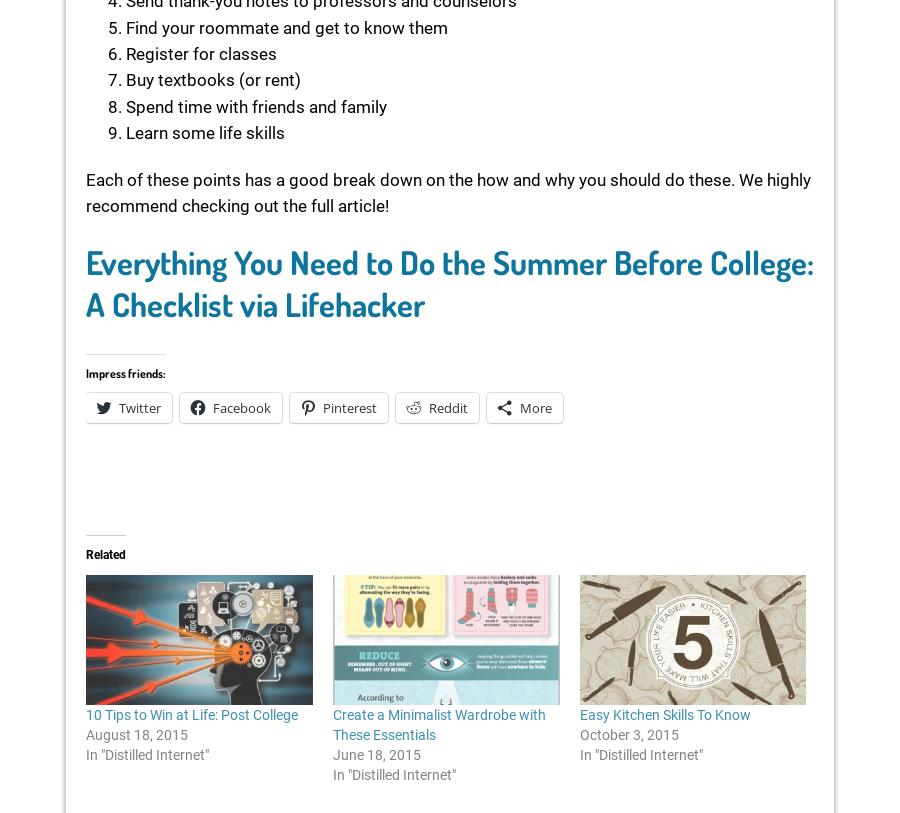 The height and width of the screenshot is (813, 900). Describe the element at coordinates (350, 406) in the screenshot. I see `'Pinterest'` at that location.